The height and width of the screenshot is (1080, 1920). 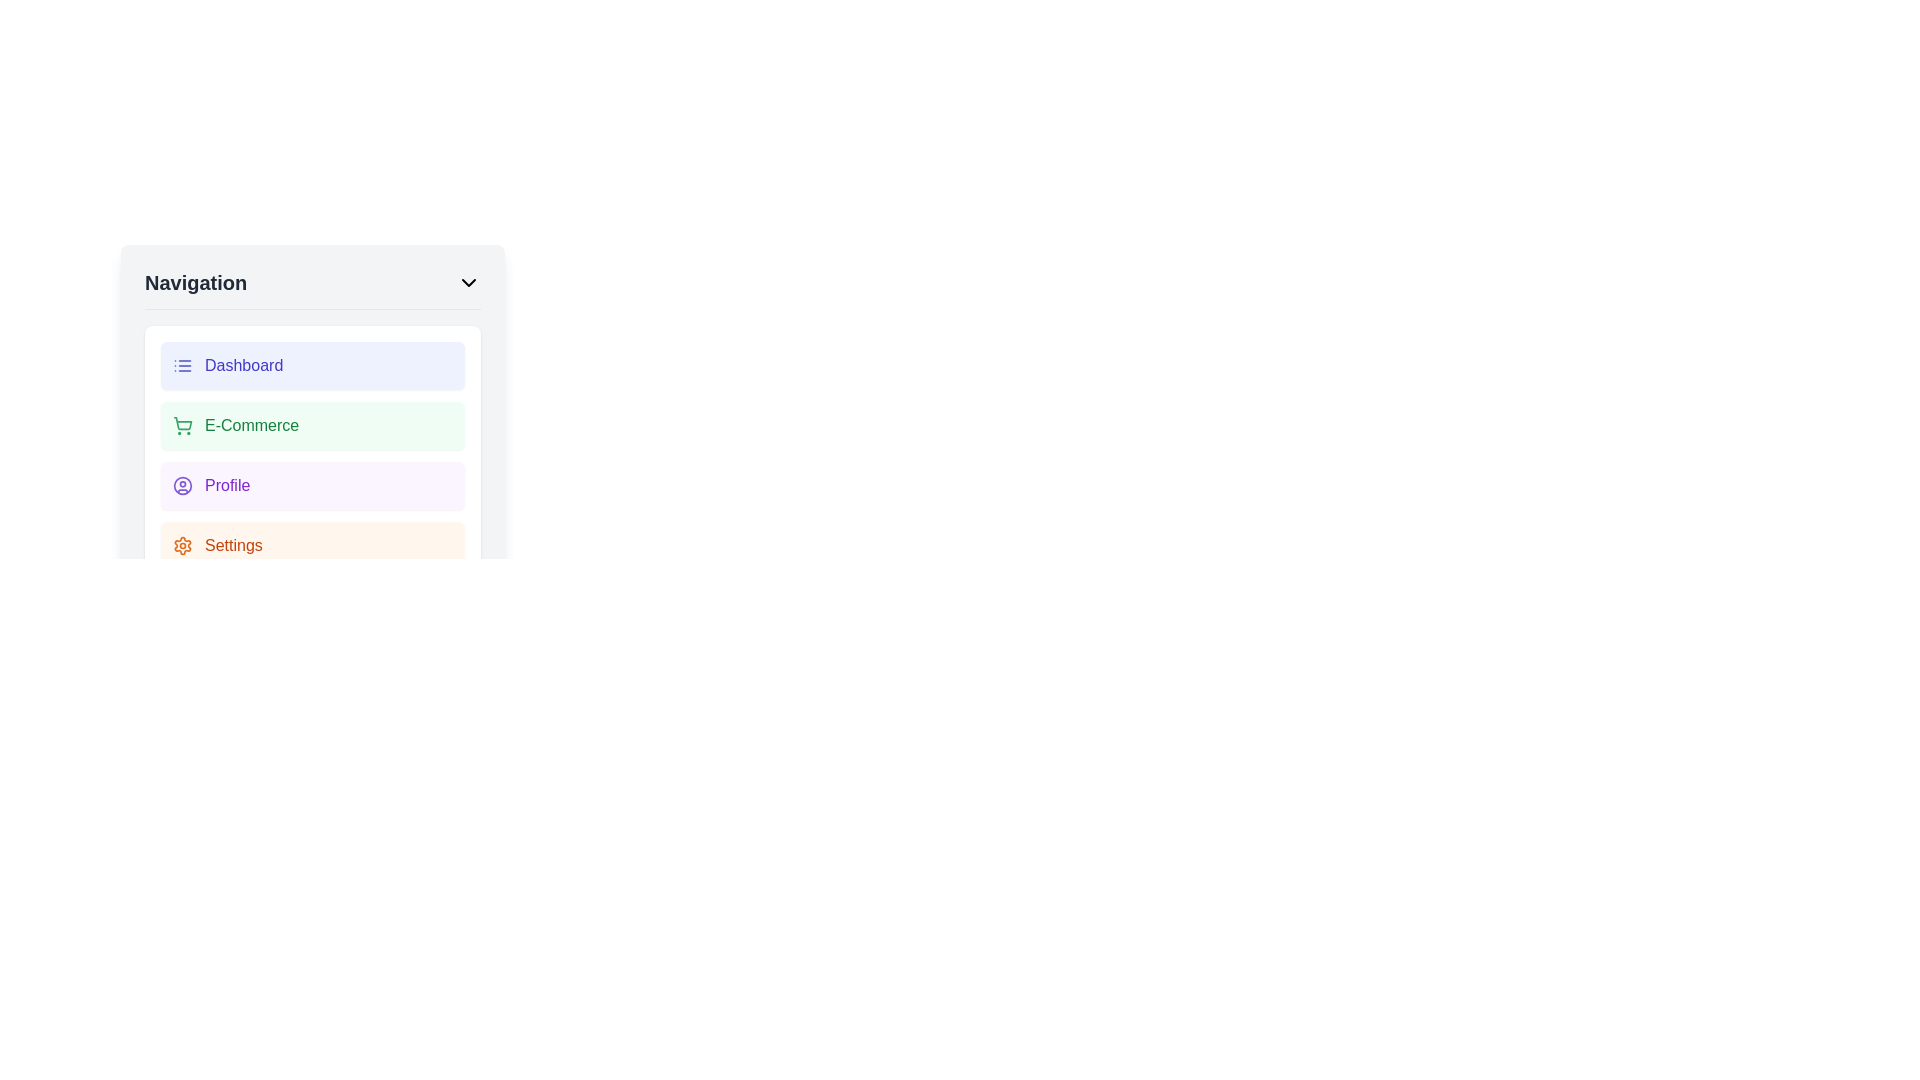 I want to click on the 'E-Commerce' navigation menu item, so click(x=311, y=424).